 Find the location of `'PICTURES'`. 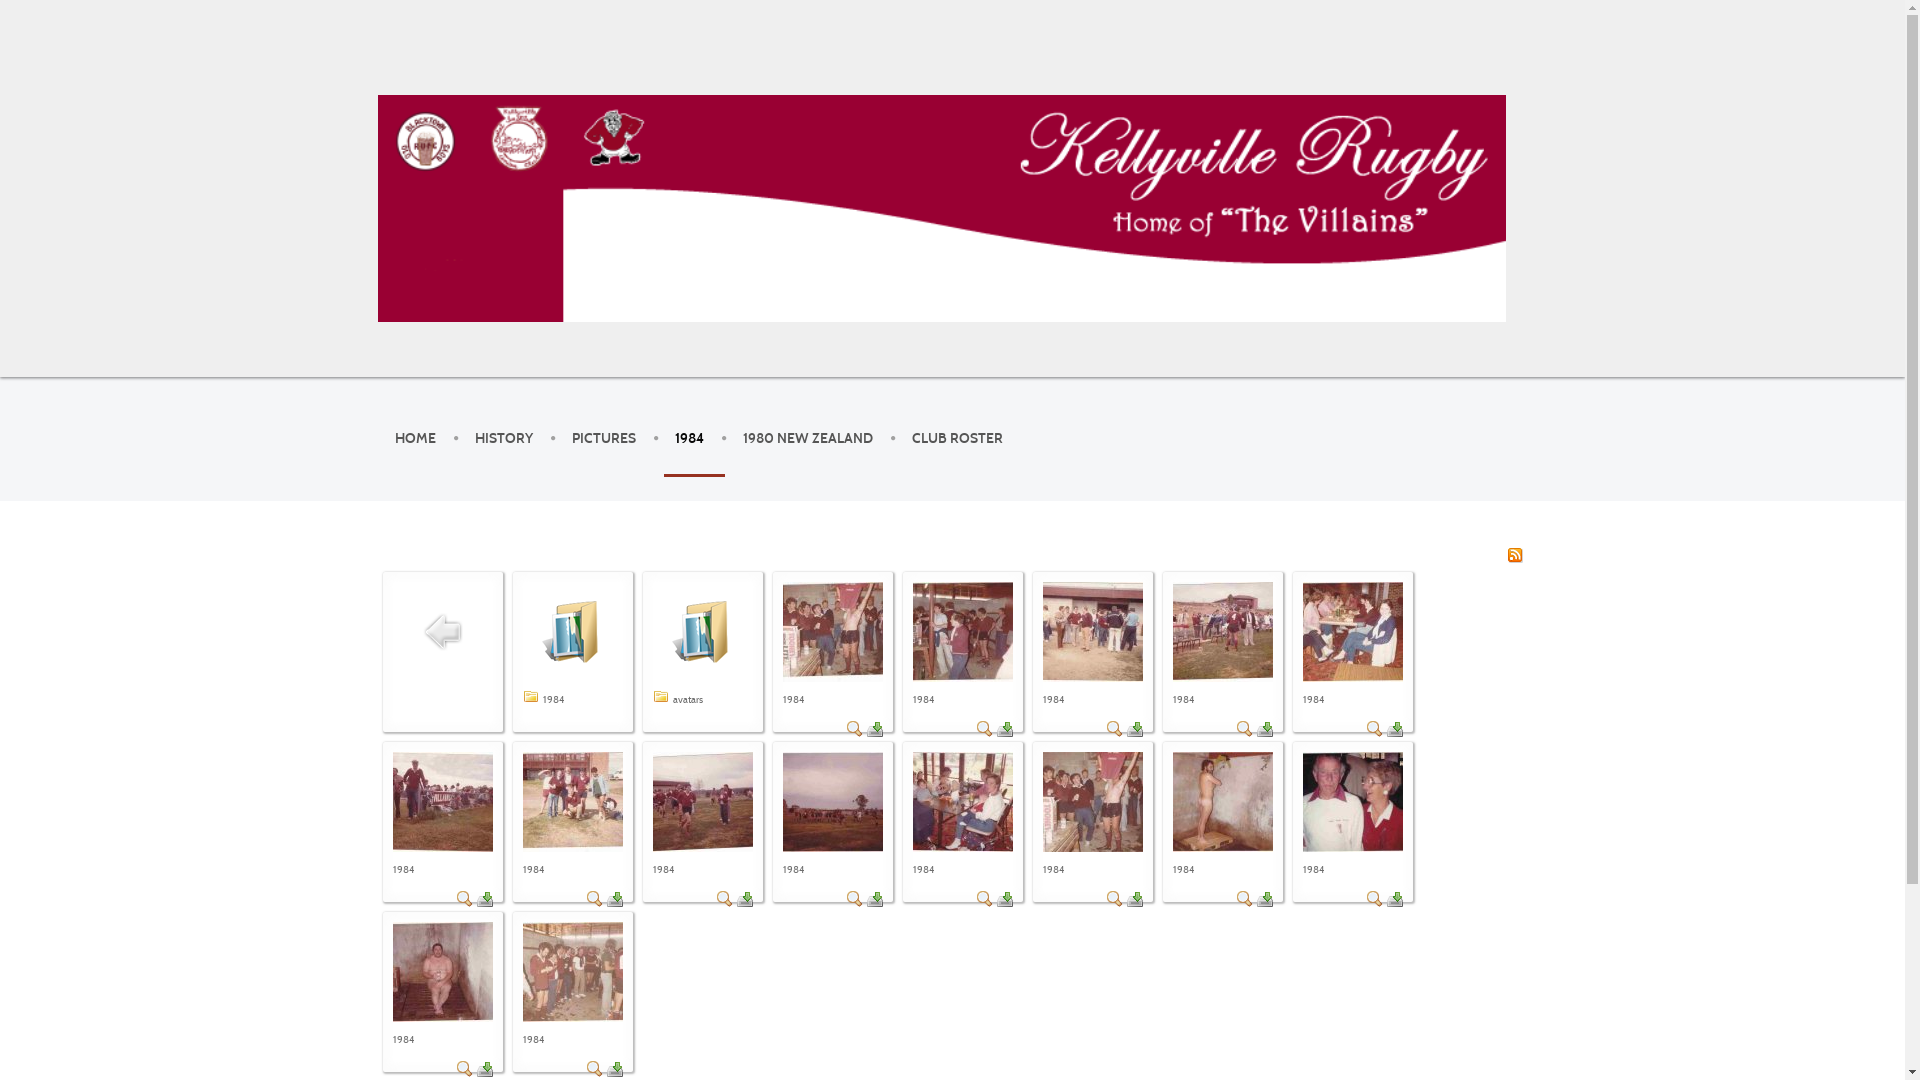

'PICTURES' is located at coordinates (603, 438).